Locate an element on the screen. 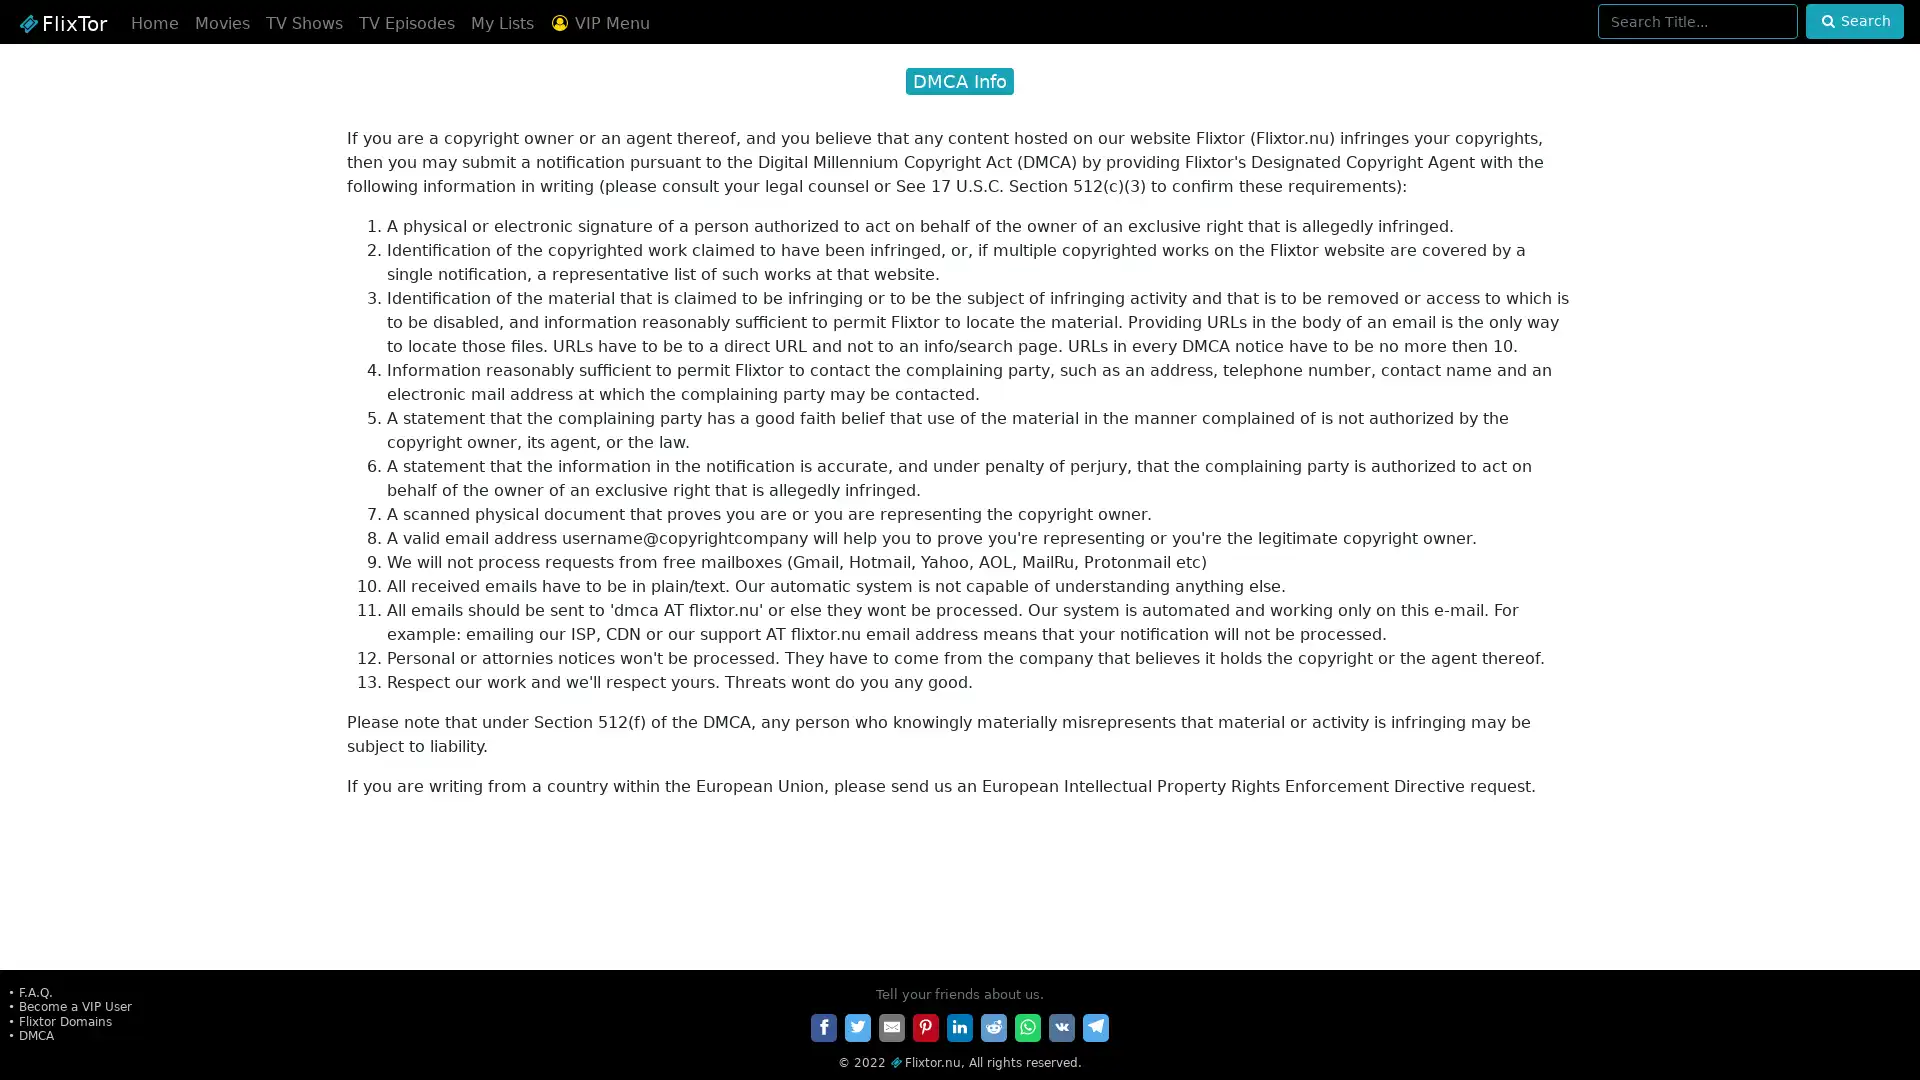 This screenshot has width=1920, height=1080. Search is located at coordinates (1853, 21).